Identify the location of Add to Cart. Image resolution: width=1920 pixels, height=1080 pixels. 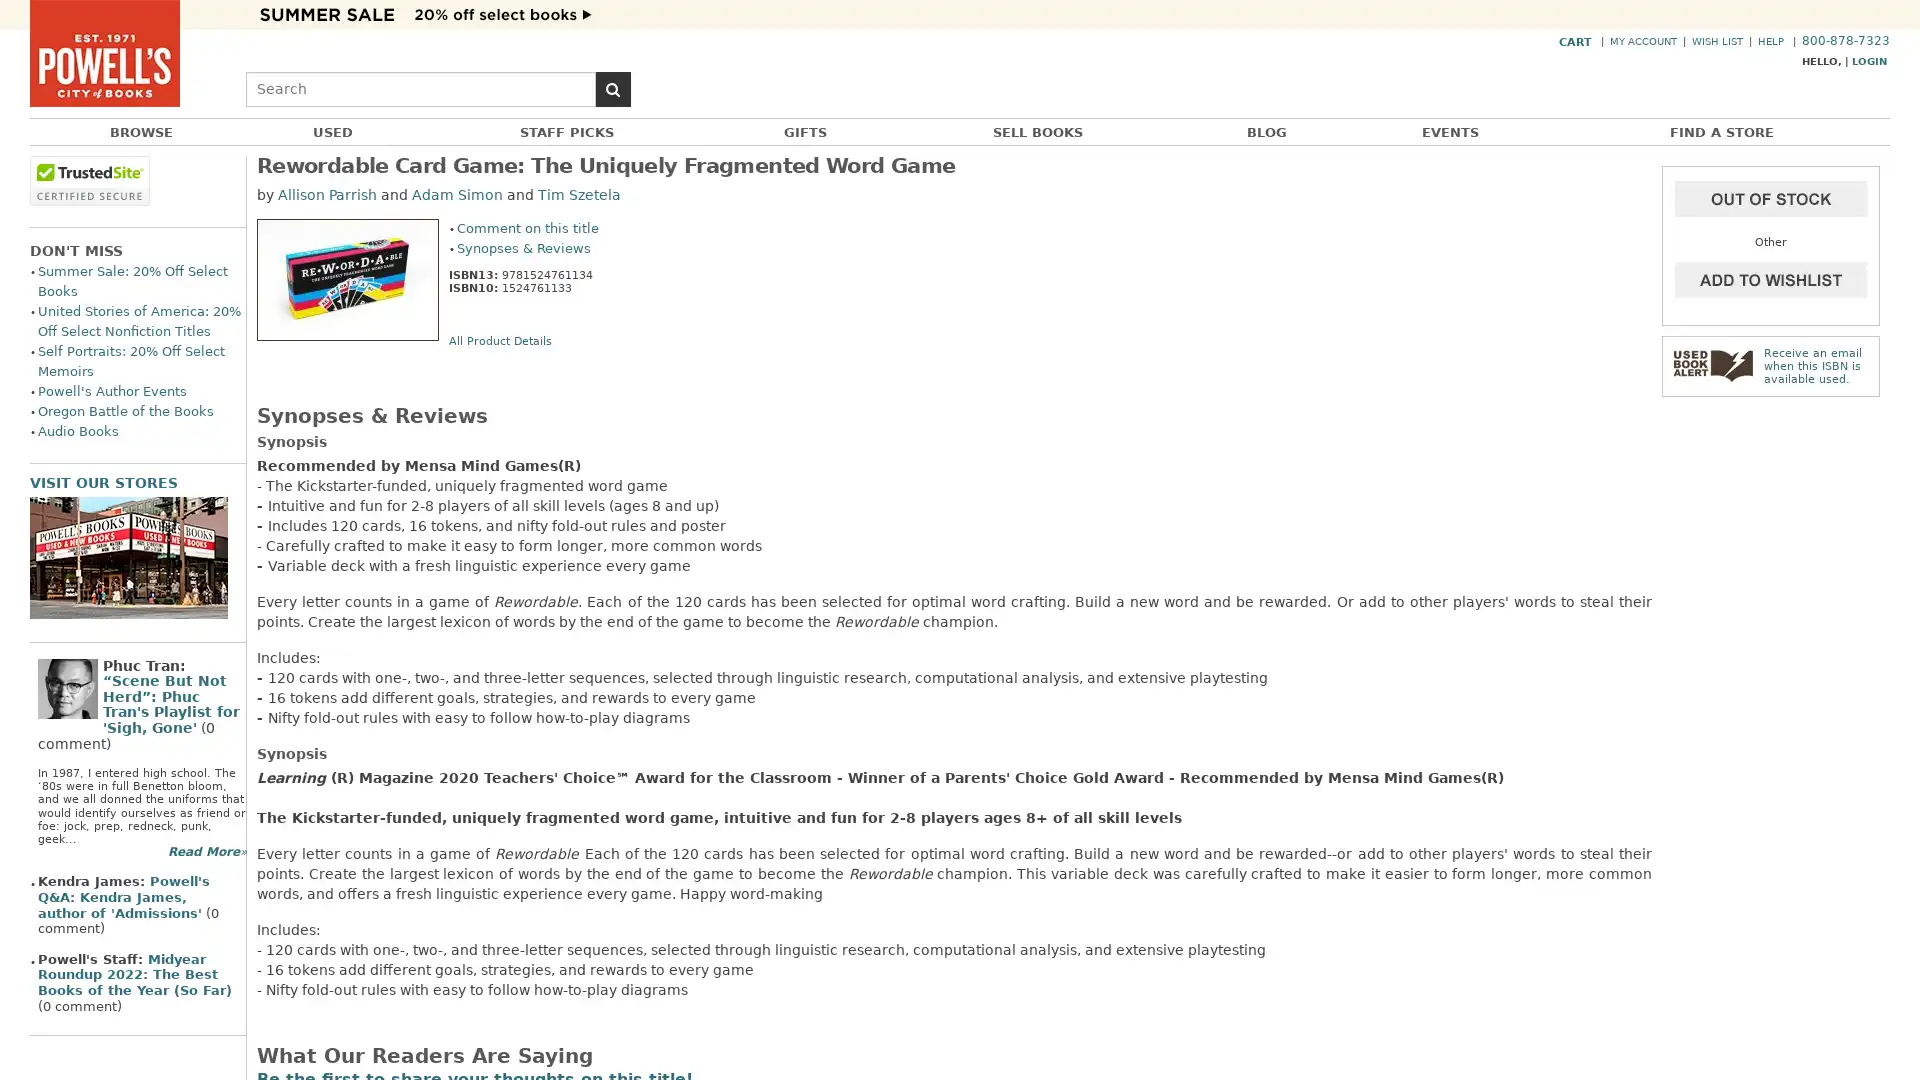
(1771, 197).